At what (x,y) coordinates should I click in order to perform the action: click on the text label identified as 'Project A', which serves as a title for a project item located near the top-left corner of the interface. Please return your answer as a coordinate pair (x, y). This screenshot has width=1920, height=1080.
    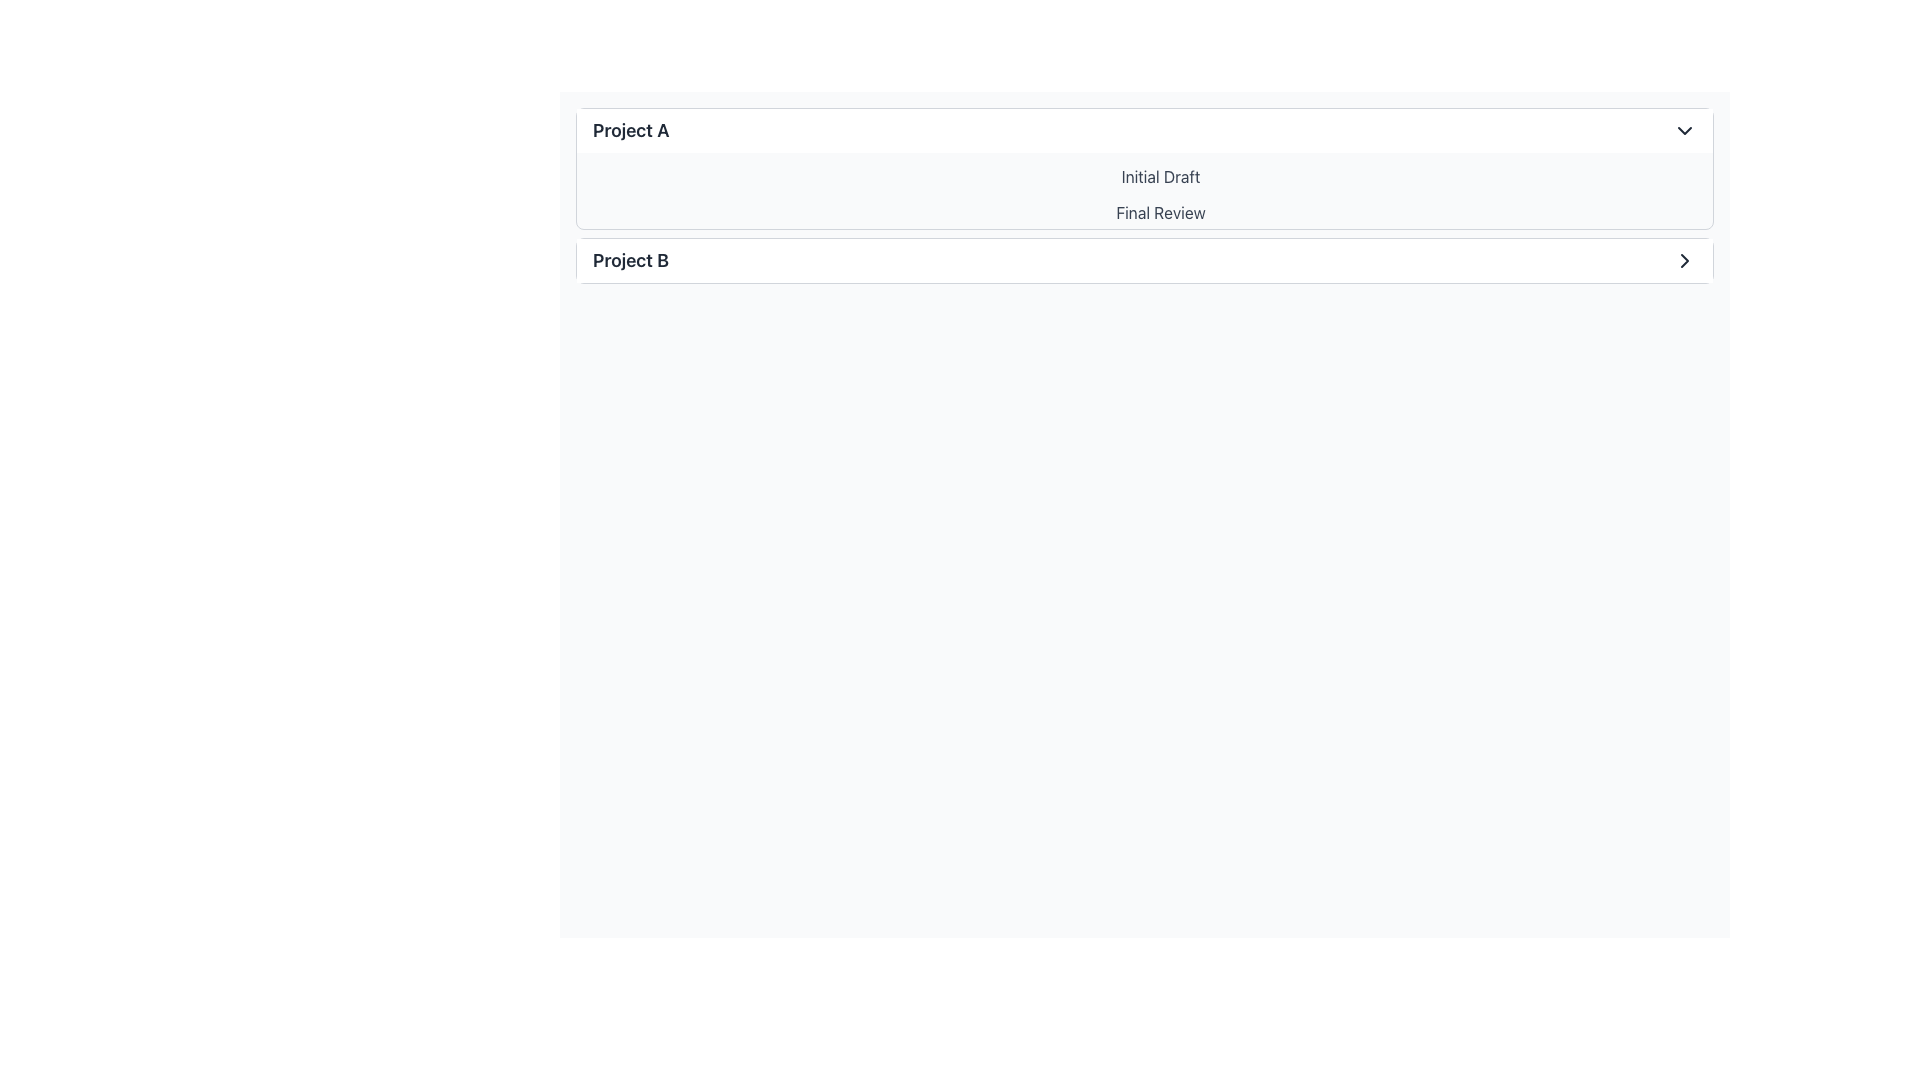
    Looking at the image, I should click on (630, 131).